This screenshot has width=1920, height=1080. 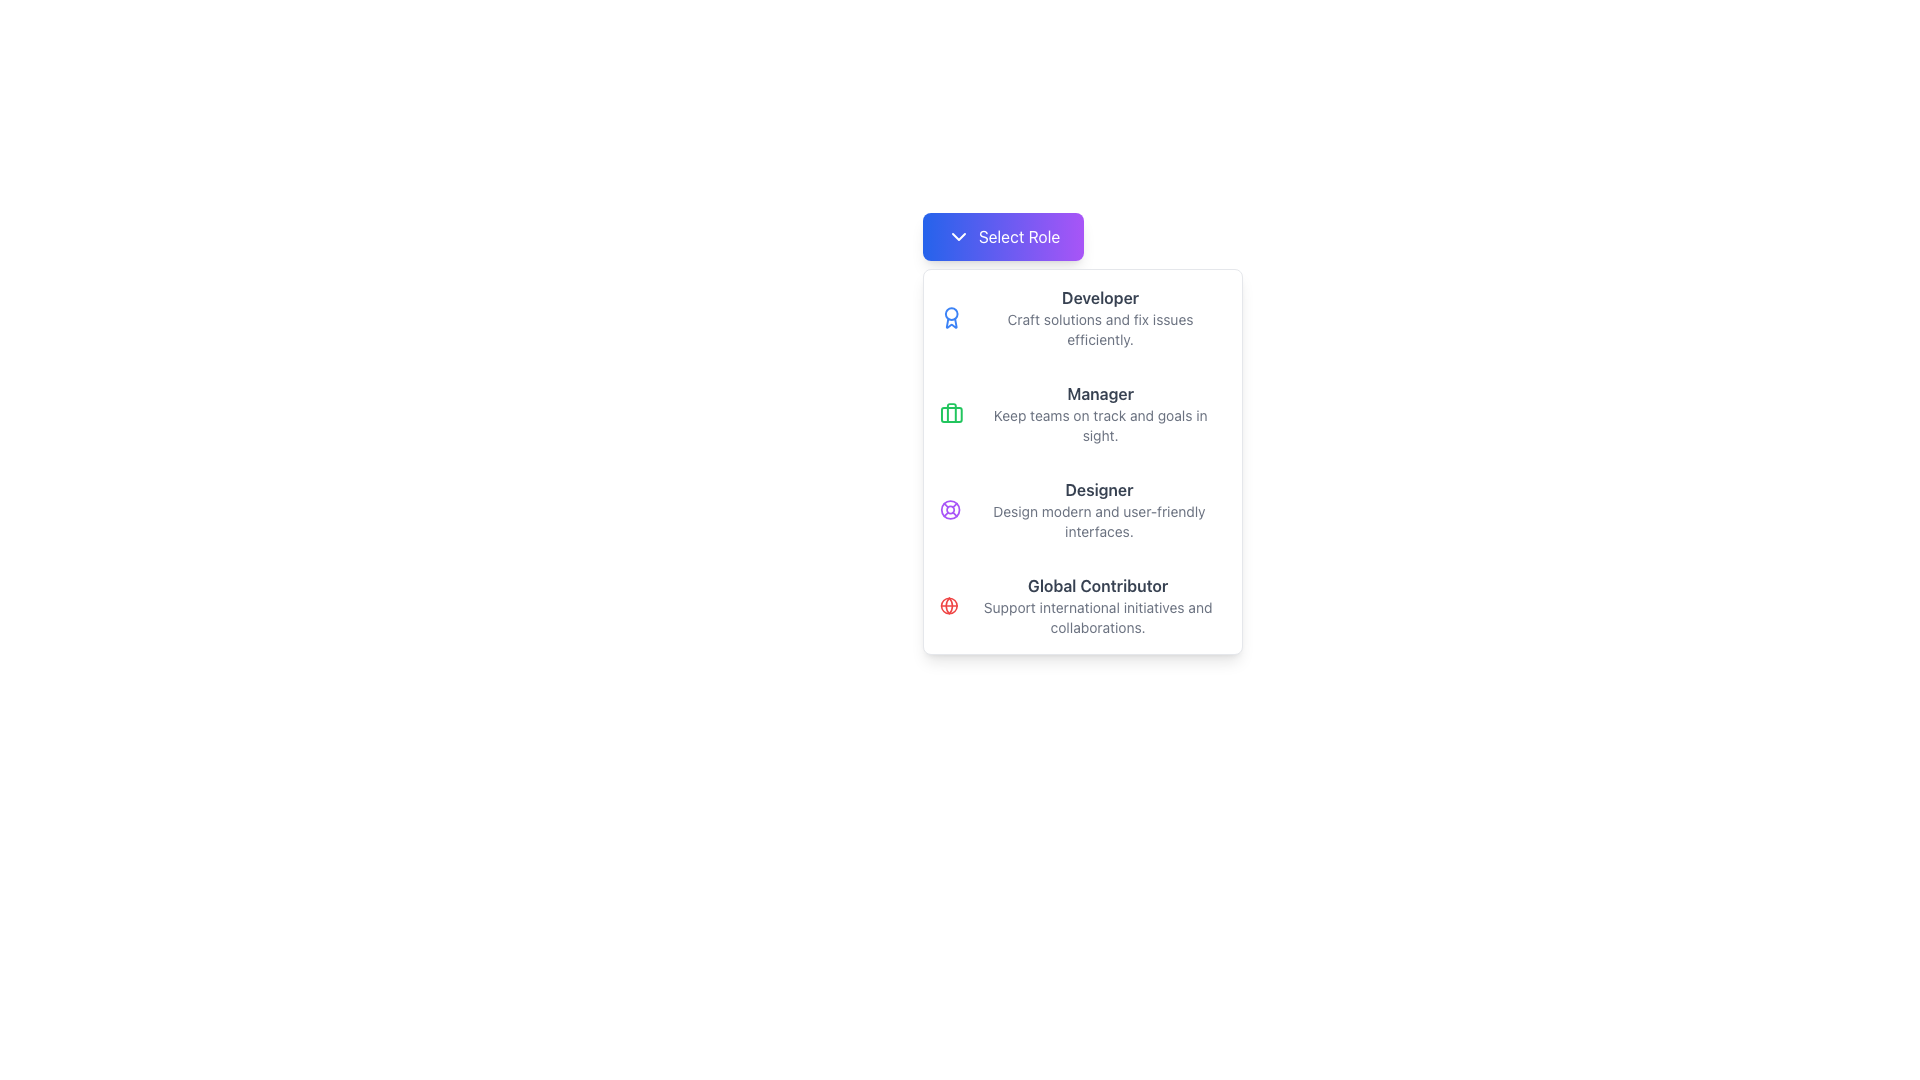 I want to click on text block that contains the message 'Craft solutions and fix issues efficiently.' located directly below the heading 'Developer', so click(x=1099, y=329).